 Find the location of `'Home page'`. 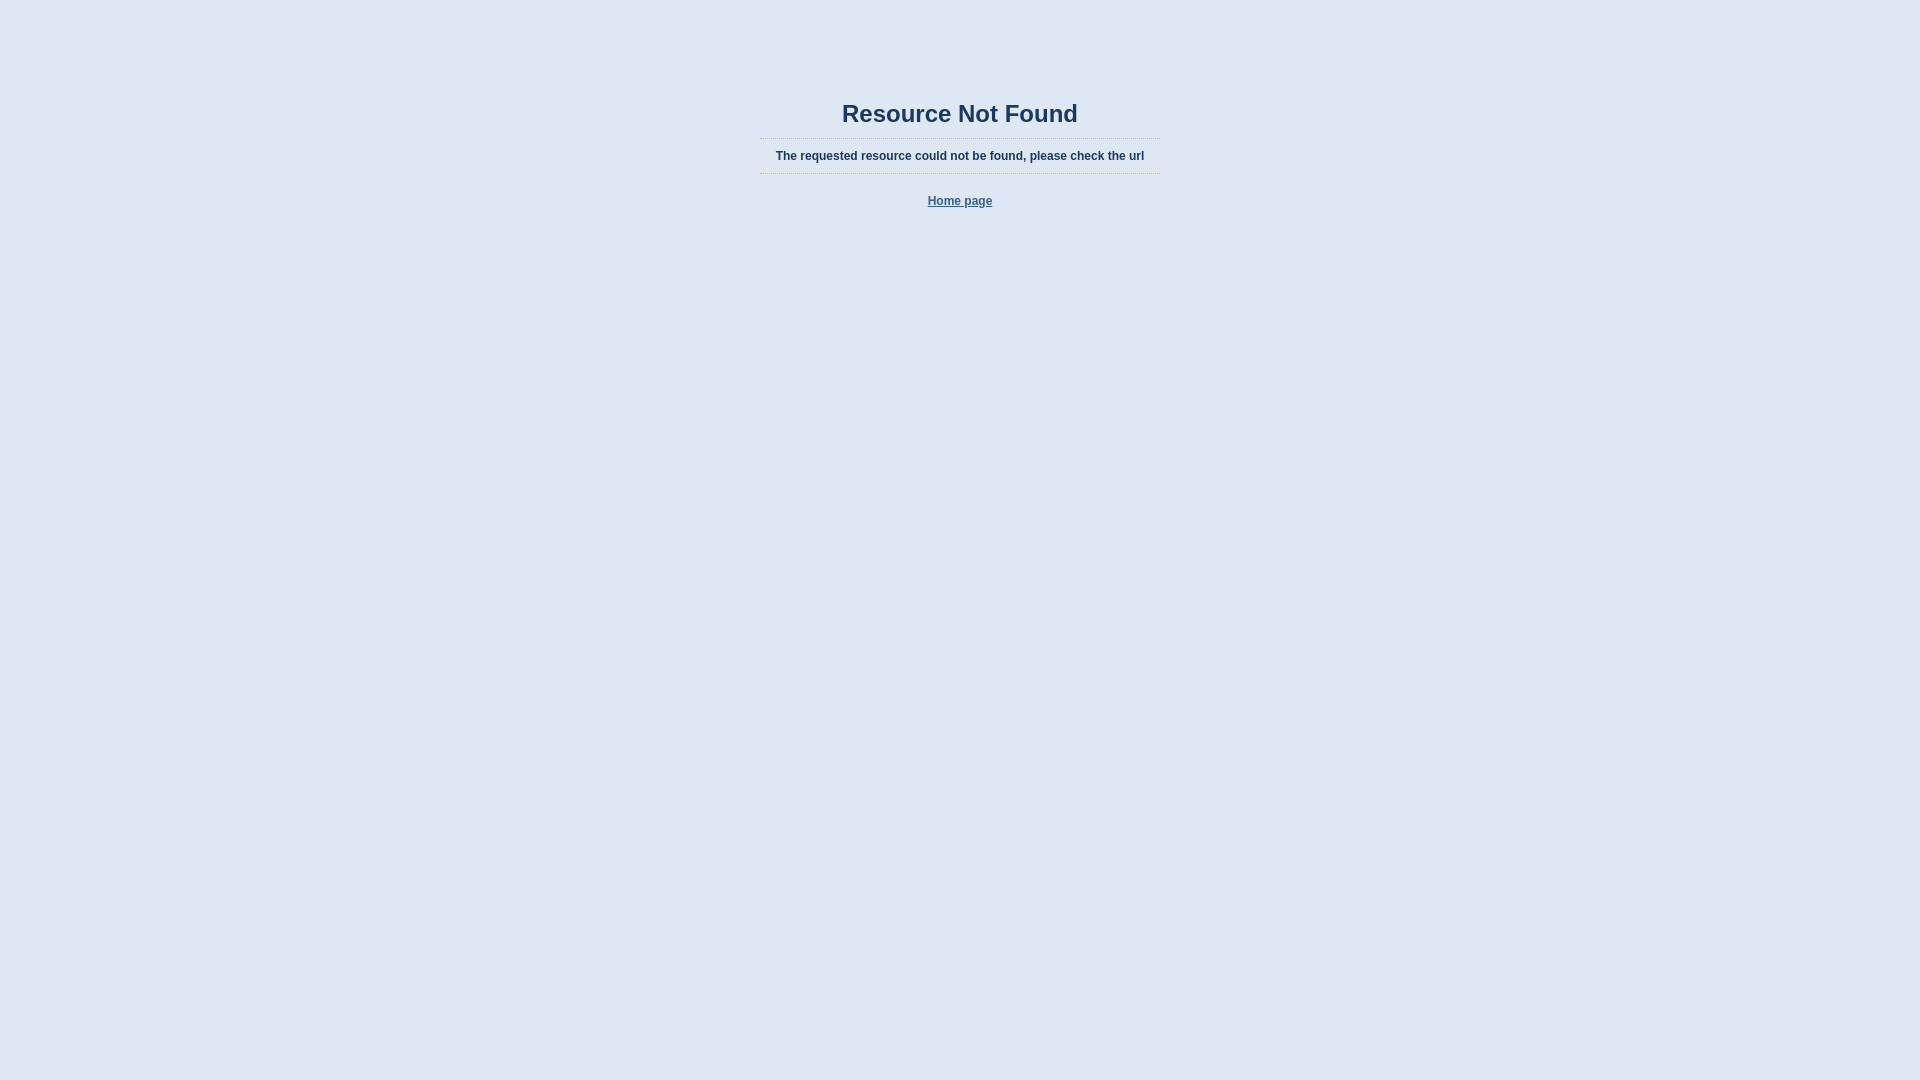

'Home page' is located at coordinates (926, 200).